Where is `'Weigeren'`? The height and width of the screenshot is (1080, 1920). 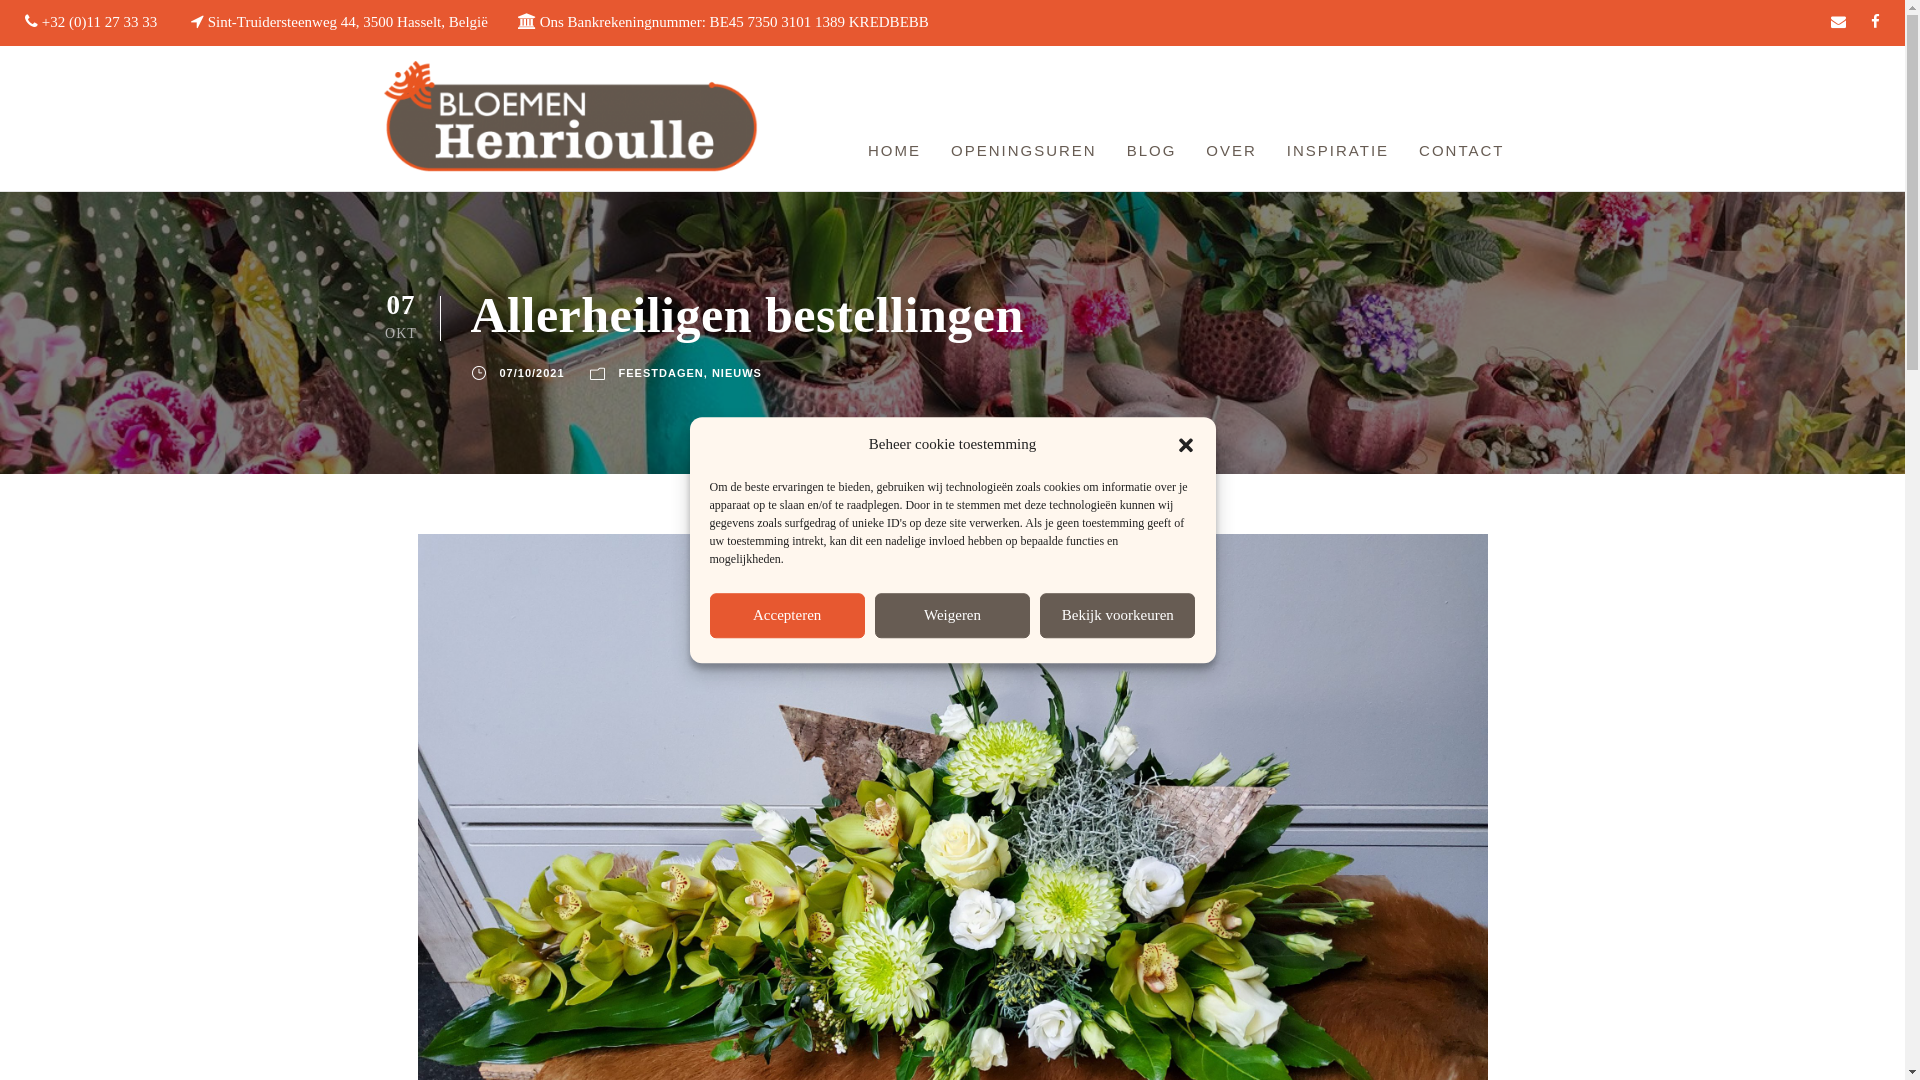 'Weigeren' is located at coordinates (951, 614).